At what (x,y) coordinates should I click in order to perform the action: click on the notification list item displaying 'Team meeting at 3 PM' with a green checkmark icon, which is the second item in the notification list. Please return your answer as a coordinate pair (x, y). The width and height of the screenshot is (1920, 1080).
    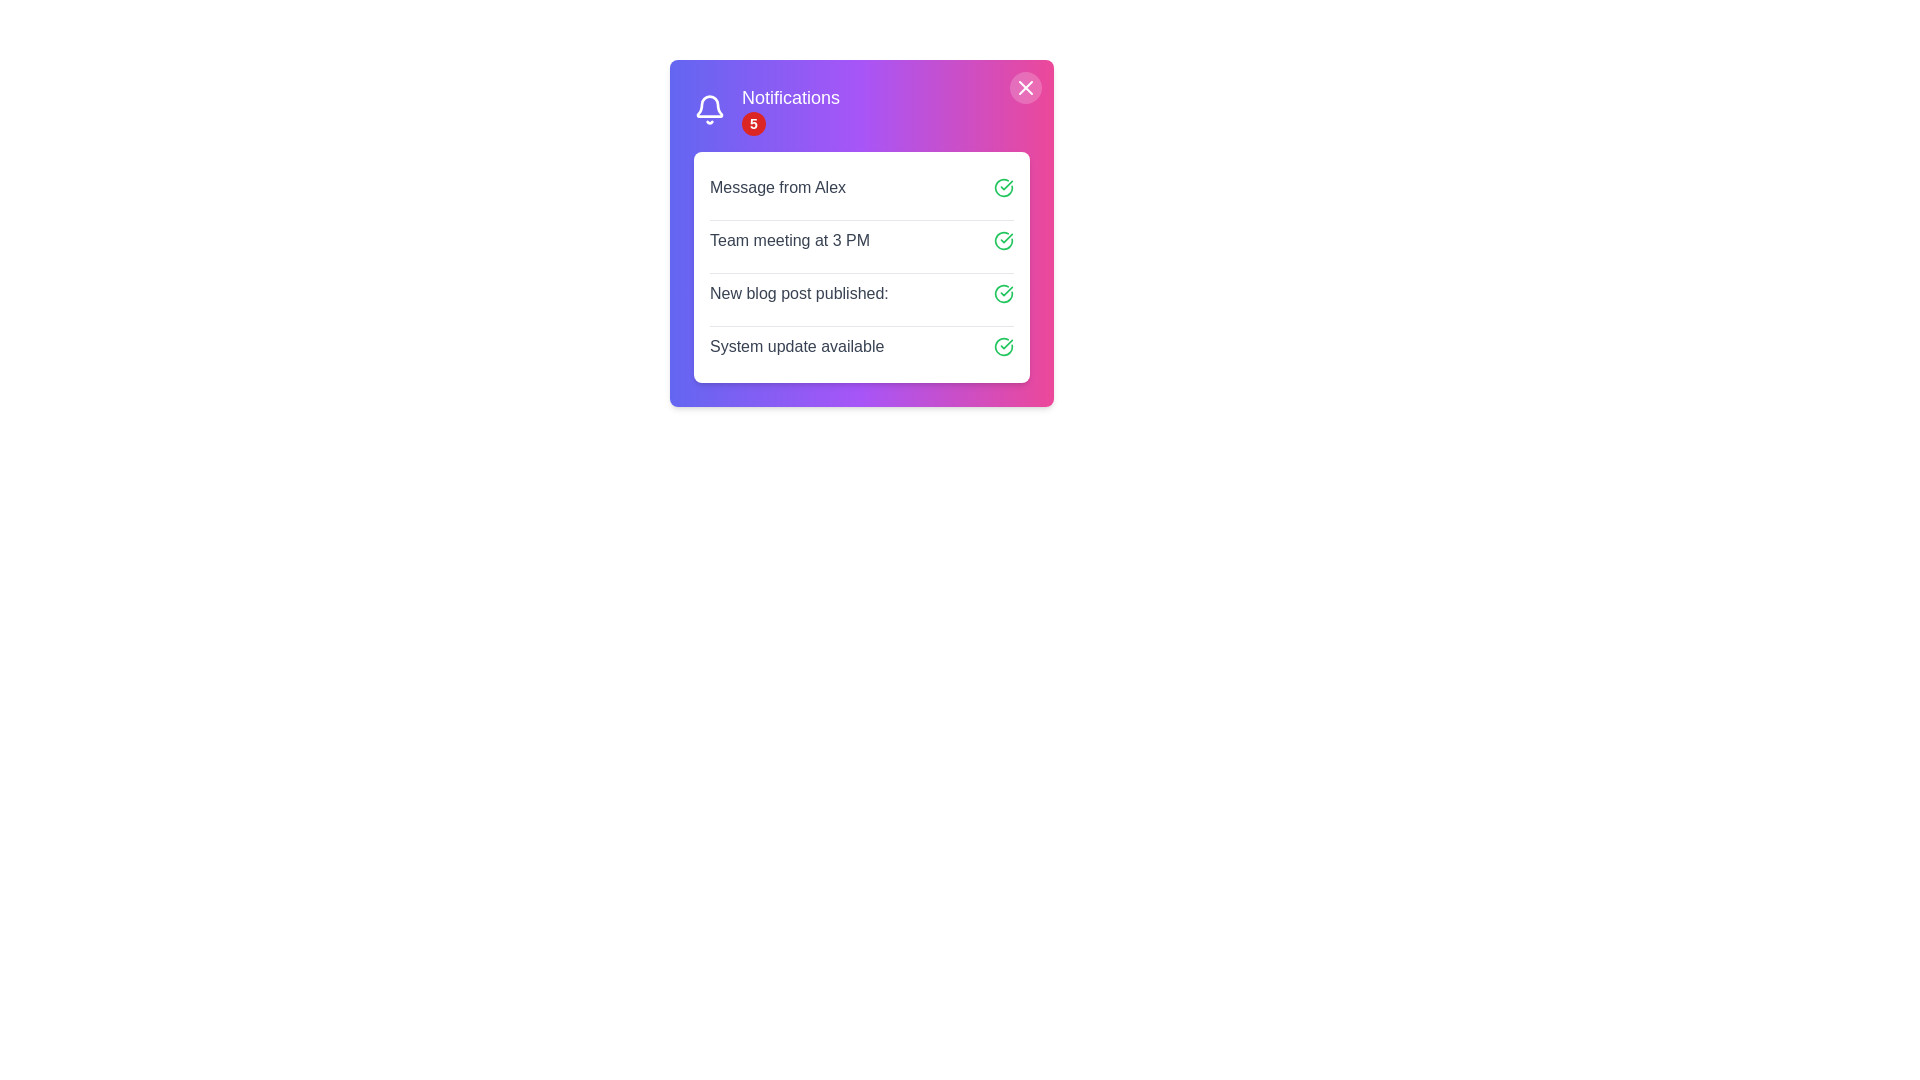
    Looking at the image, I should click on (862, 239).